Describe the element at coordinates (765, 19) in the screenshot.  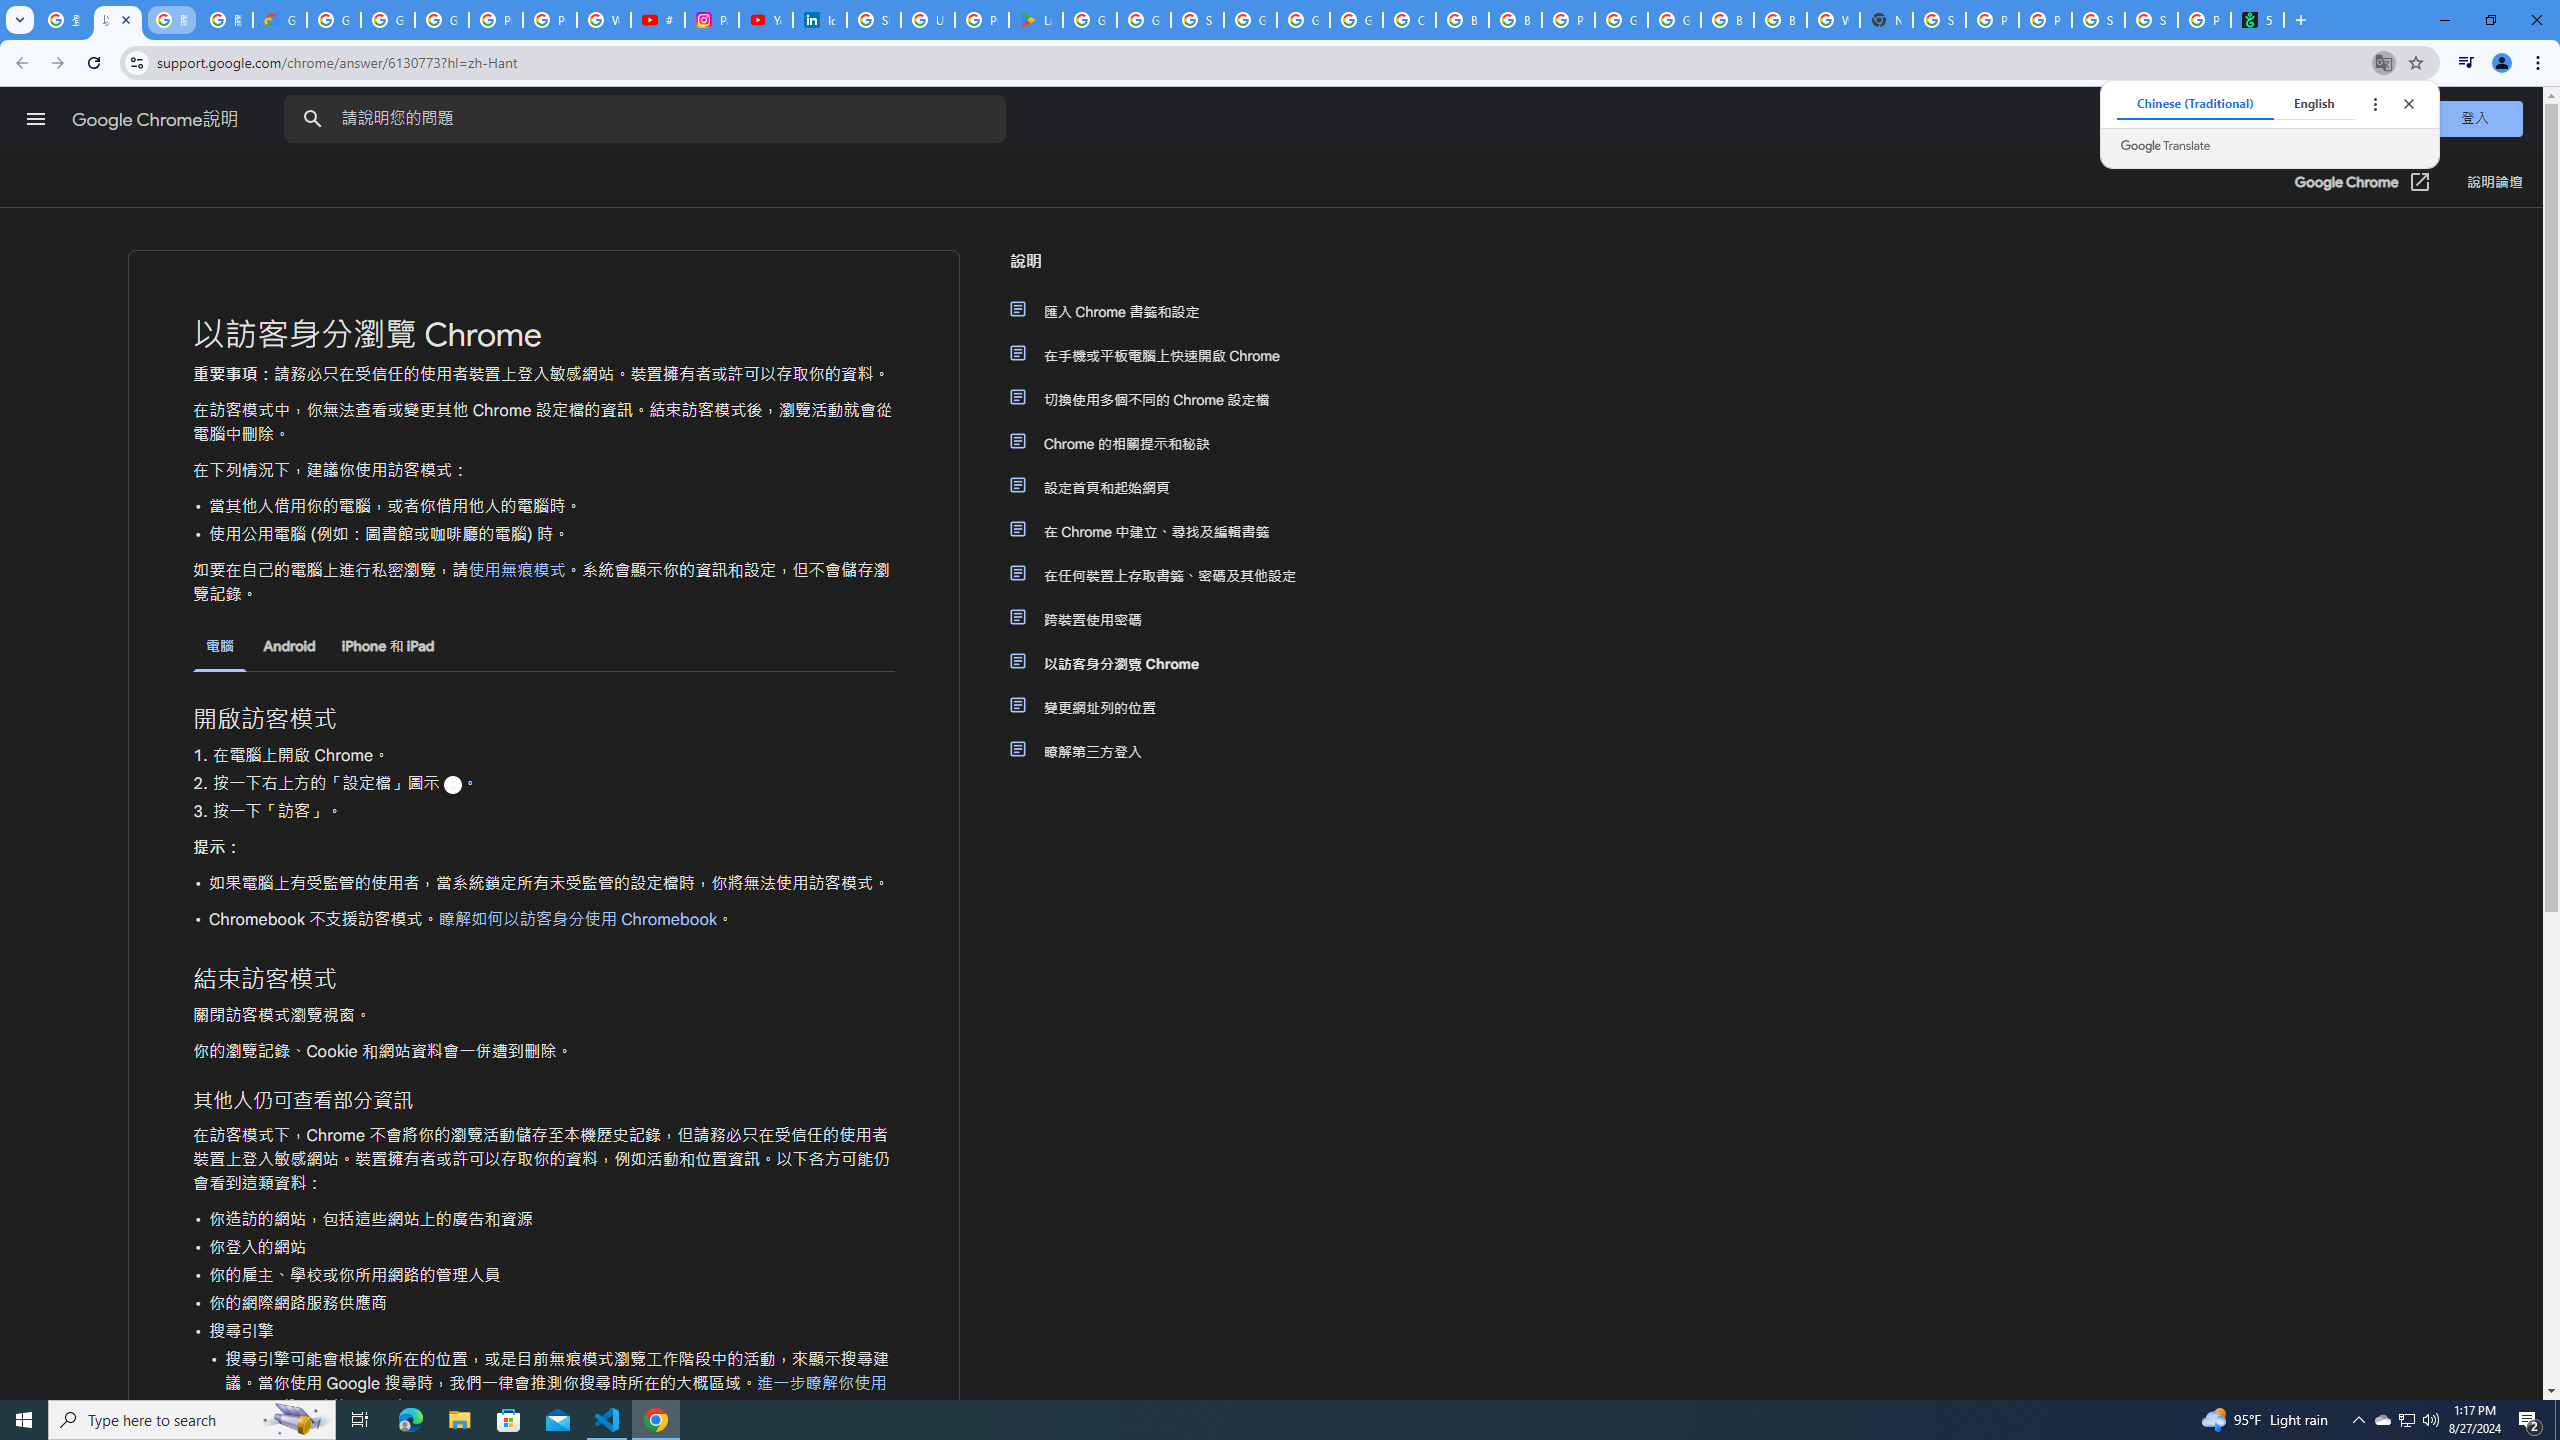
I see `'YouTube Culture & Trends - On The Rise: Handcam Videos'` at that location.